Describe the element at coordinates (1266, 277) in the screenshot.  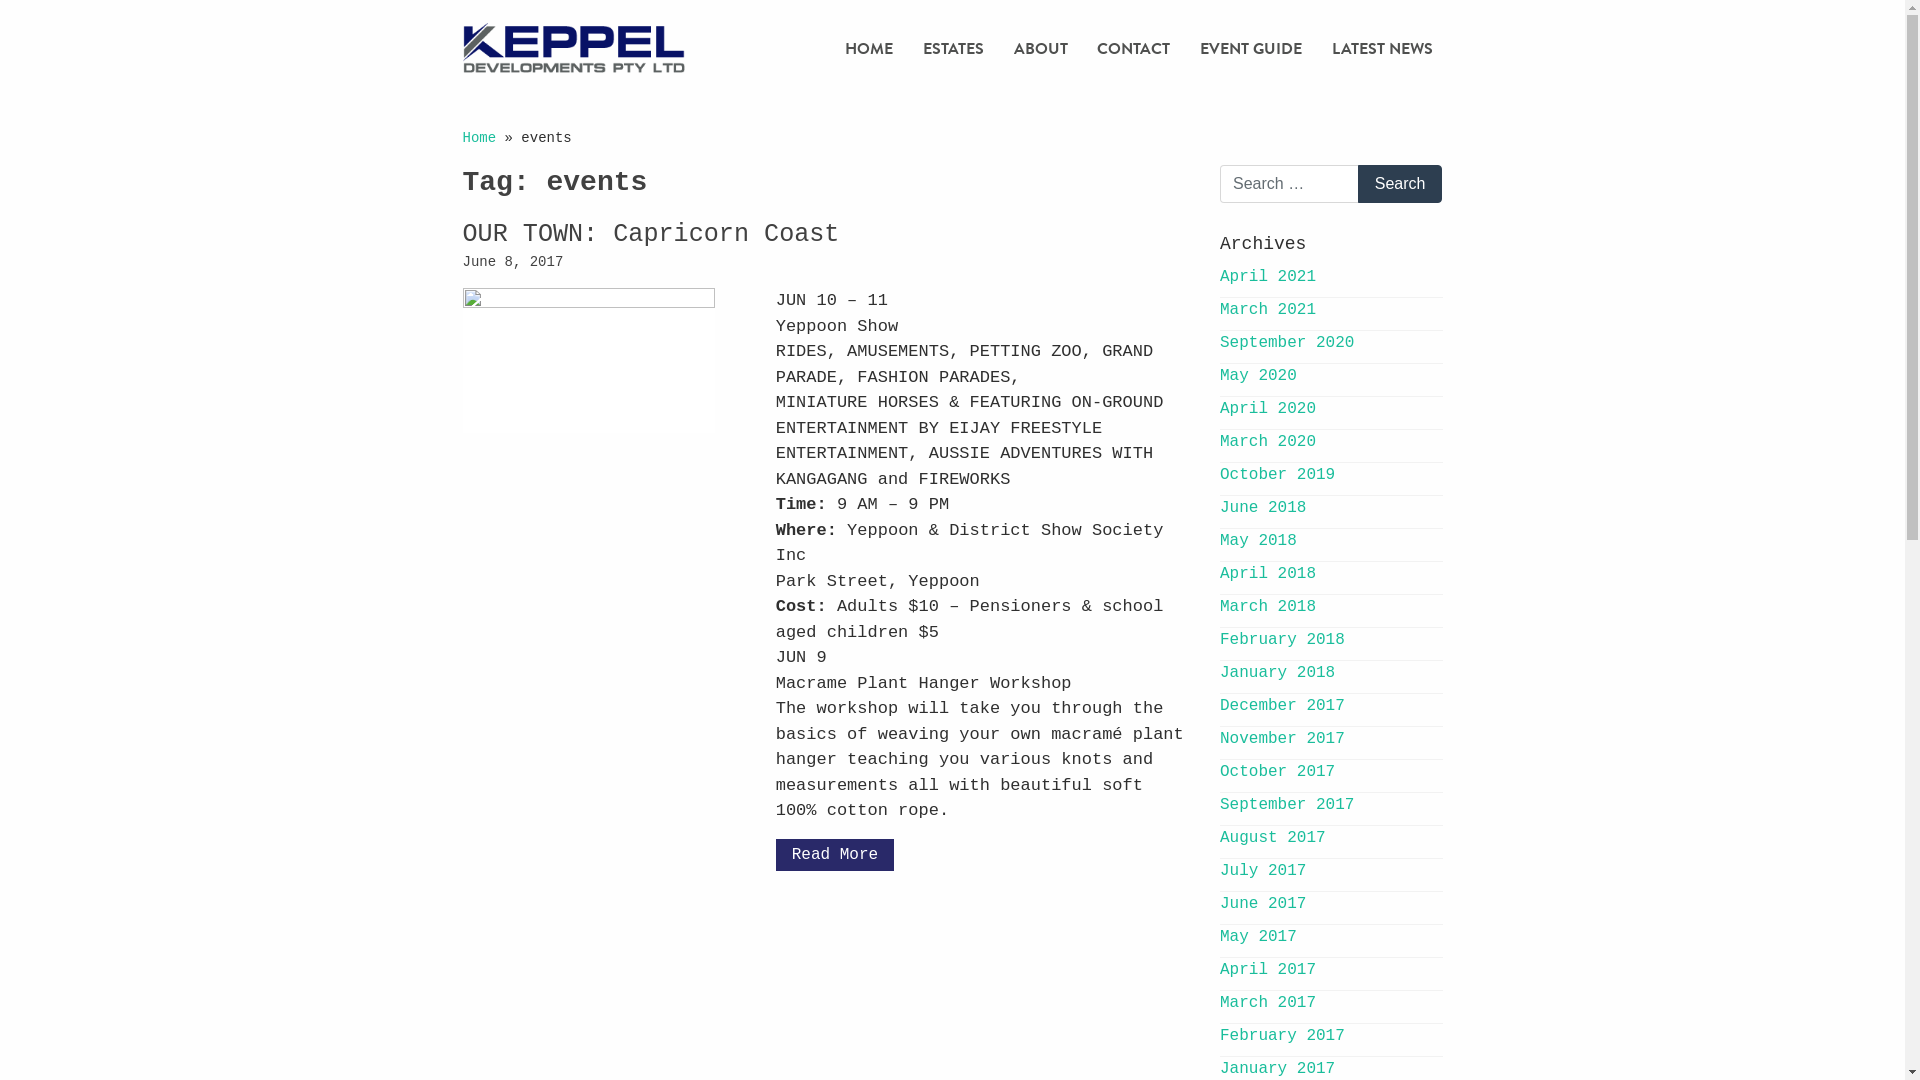
I see `'April 2021'` at that location.